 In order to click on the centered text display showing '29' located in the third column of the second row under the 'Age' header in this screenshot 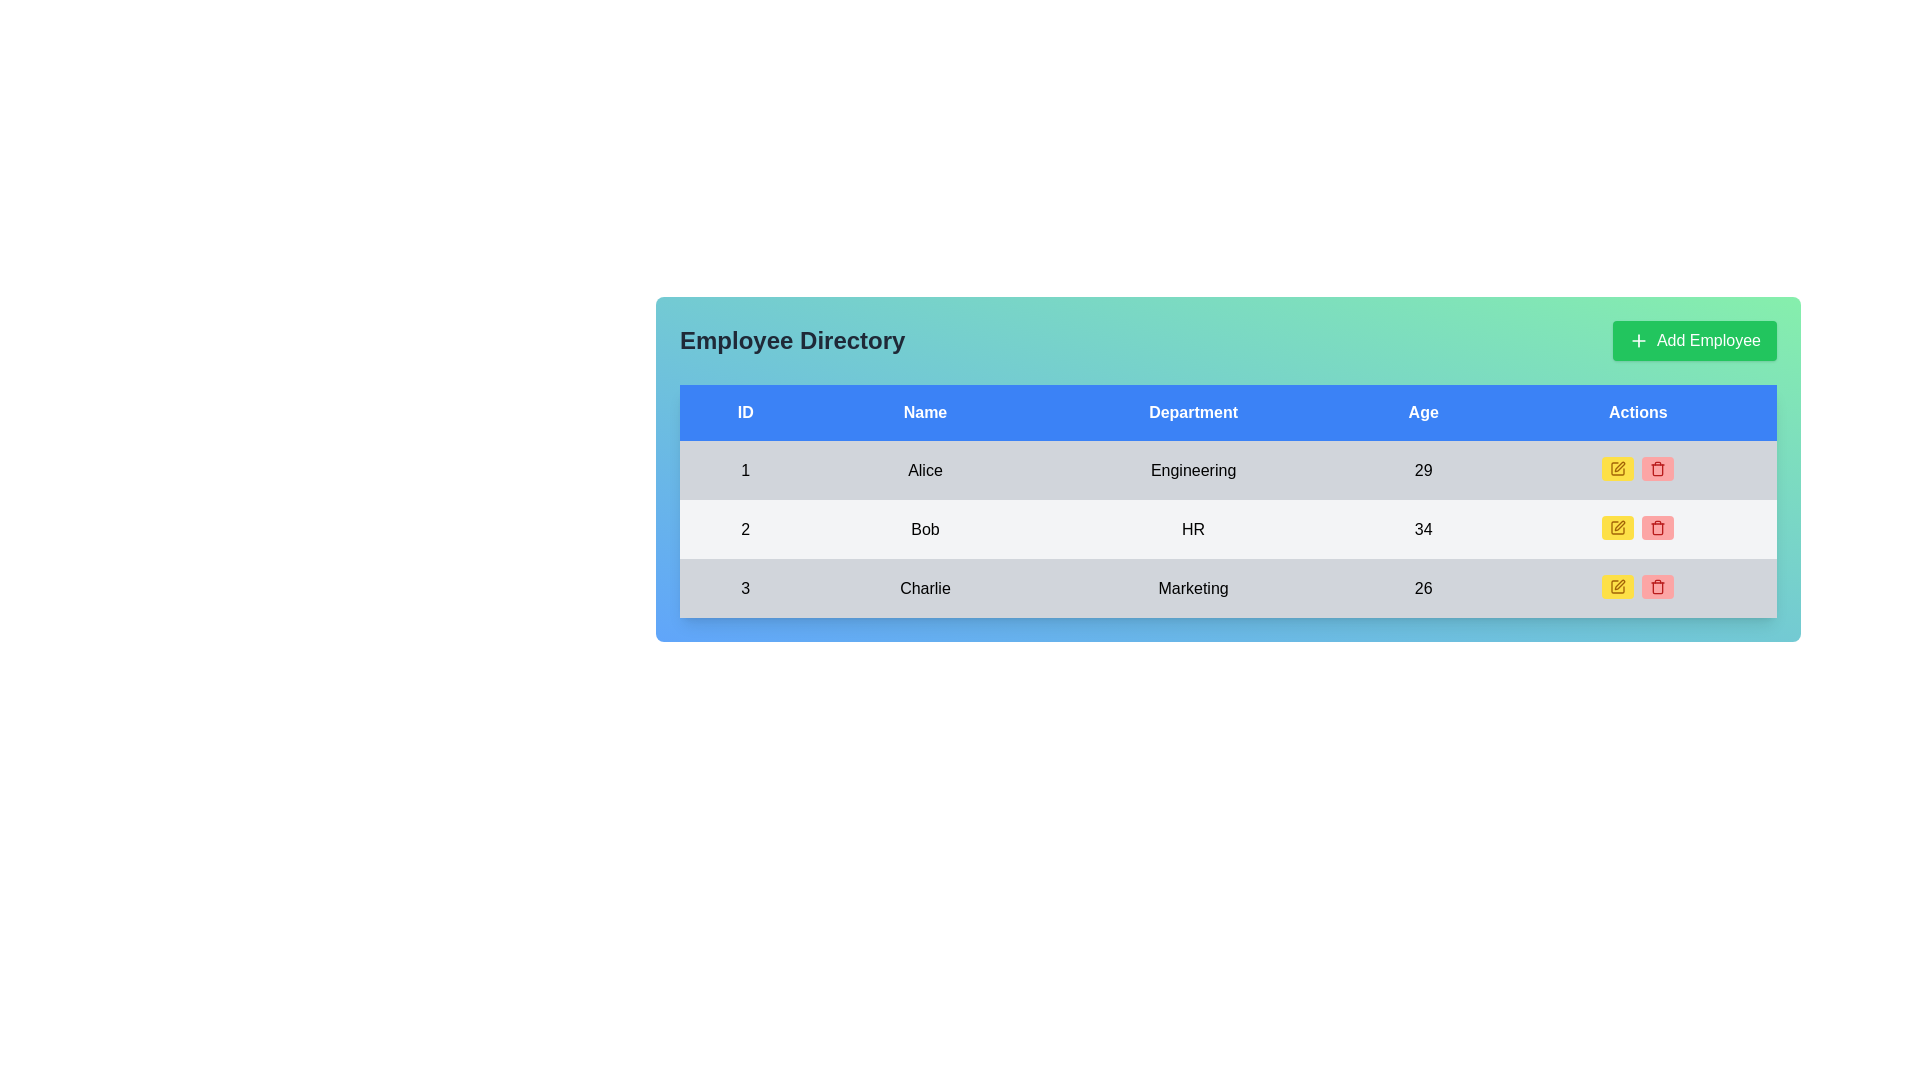, I will do `click(1422, 470)`.